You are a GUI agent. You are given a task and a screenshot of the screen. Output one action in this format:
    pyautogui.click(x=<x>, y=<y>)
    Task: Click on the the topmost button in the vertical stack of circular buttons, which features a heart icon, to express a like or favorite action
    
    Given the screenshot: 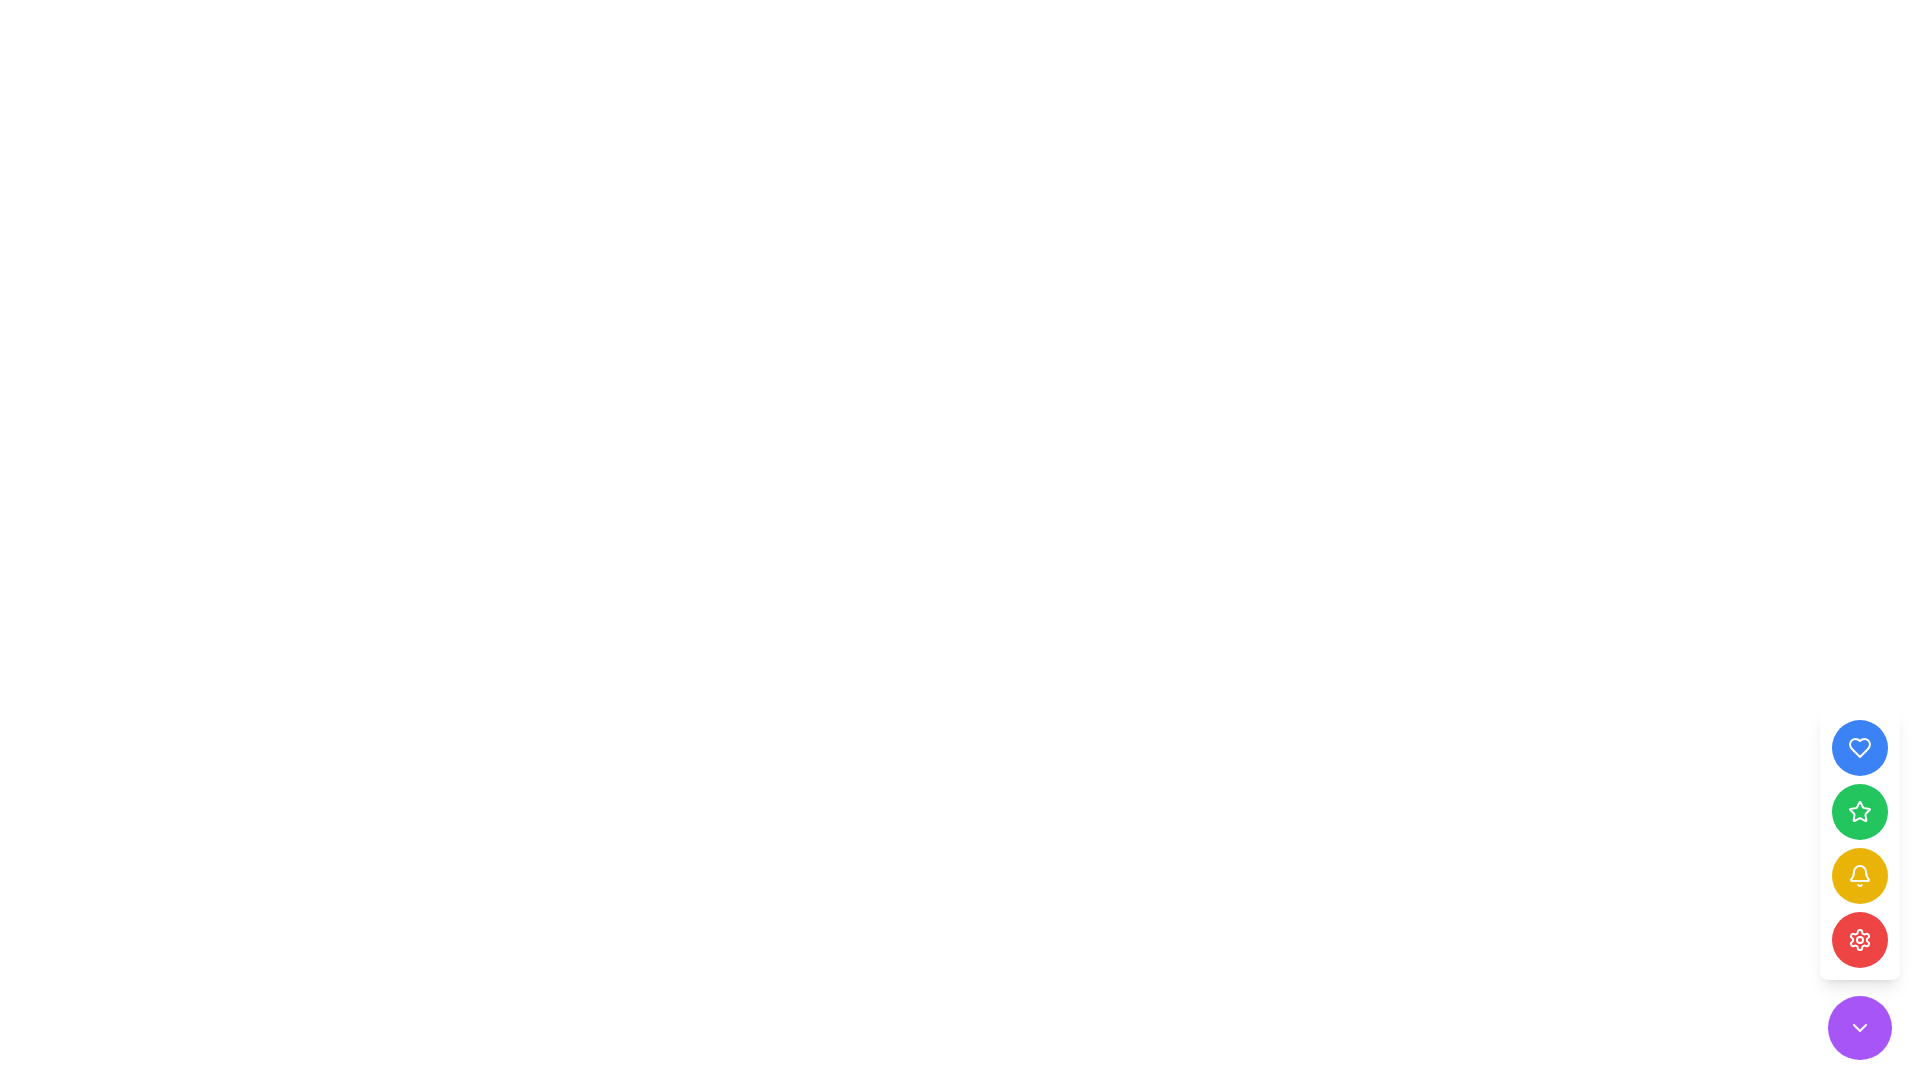 What is the action you would take?
    pyautogui.click(x=1859, y=748)
    